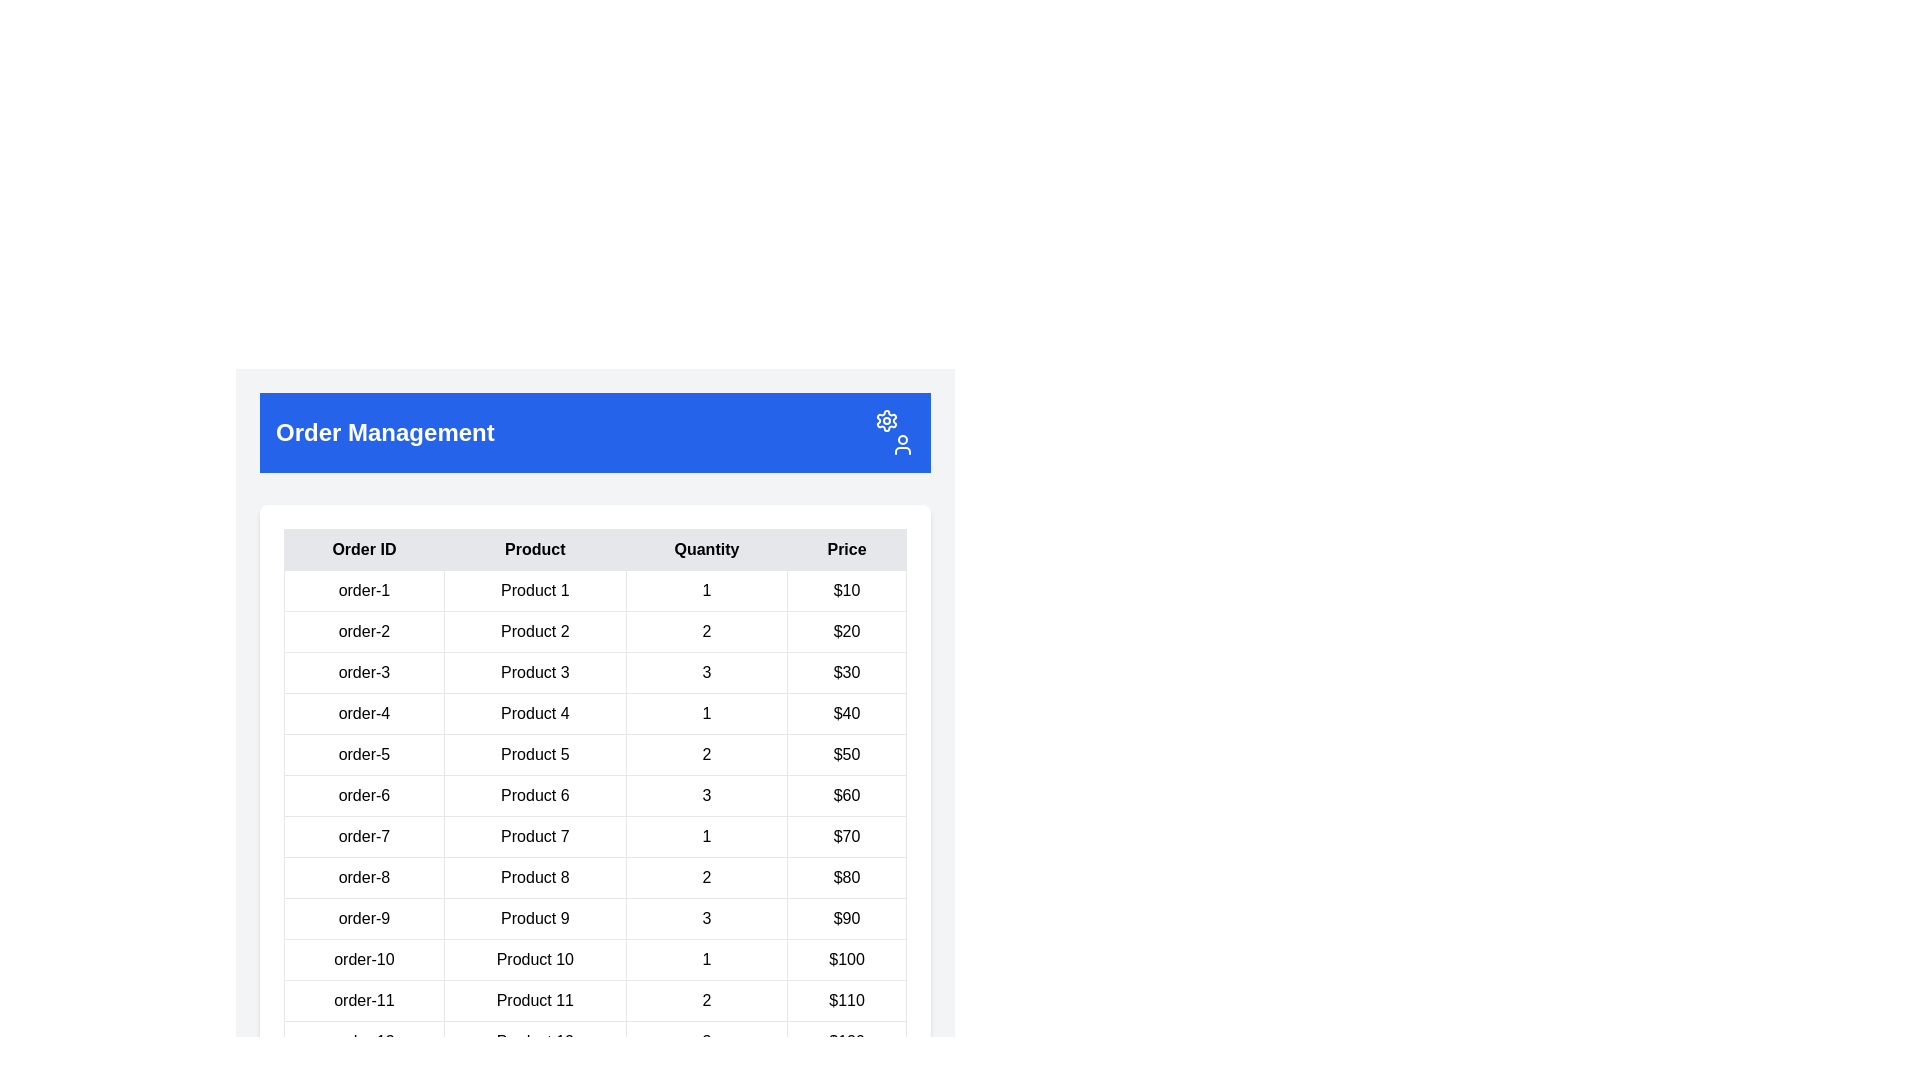  I want to click on the text label displaying 'order-8' in the first column of the row, so click(364, 877).